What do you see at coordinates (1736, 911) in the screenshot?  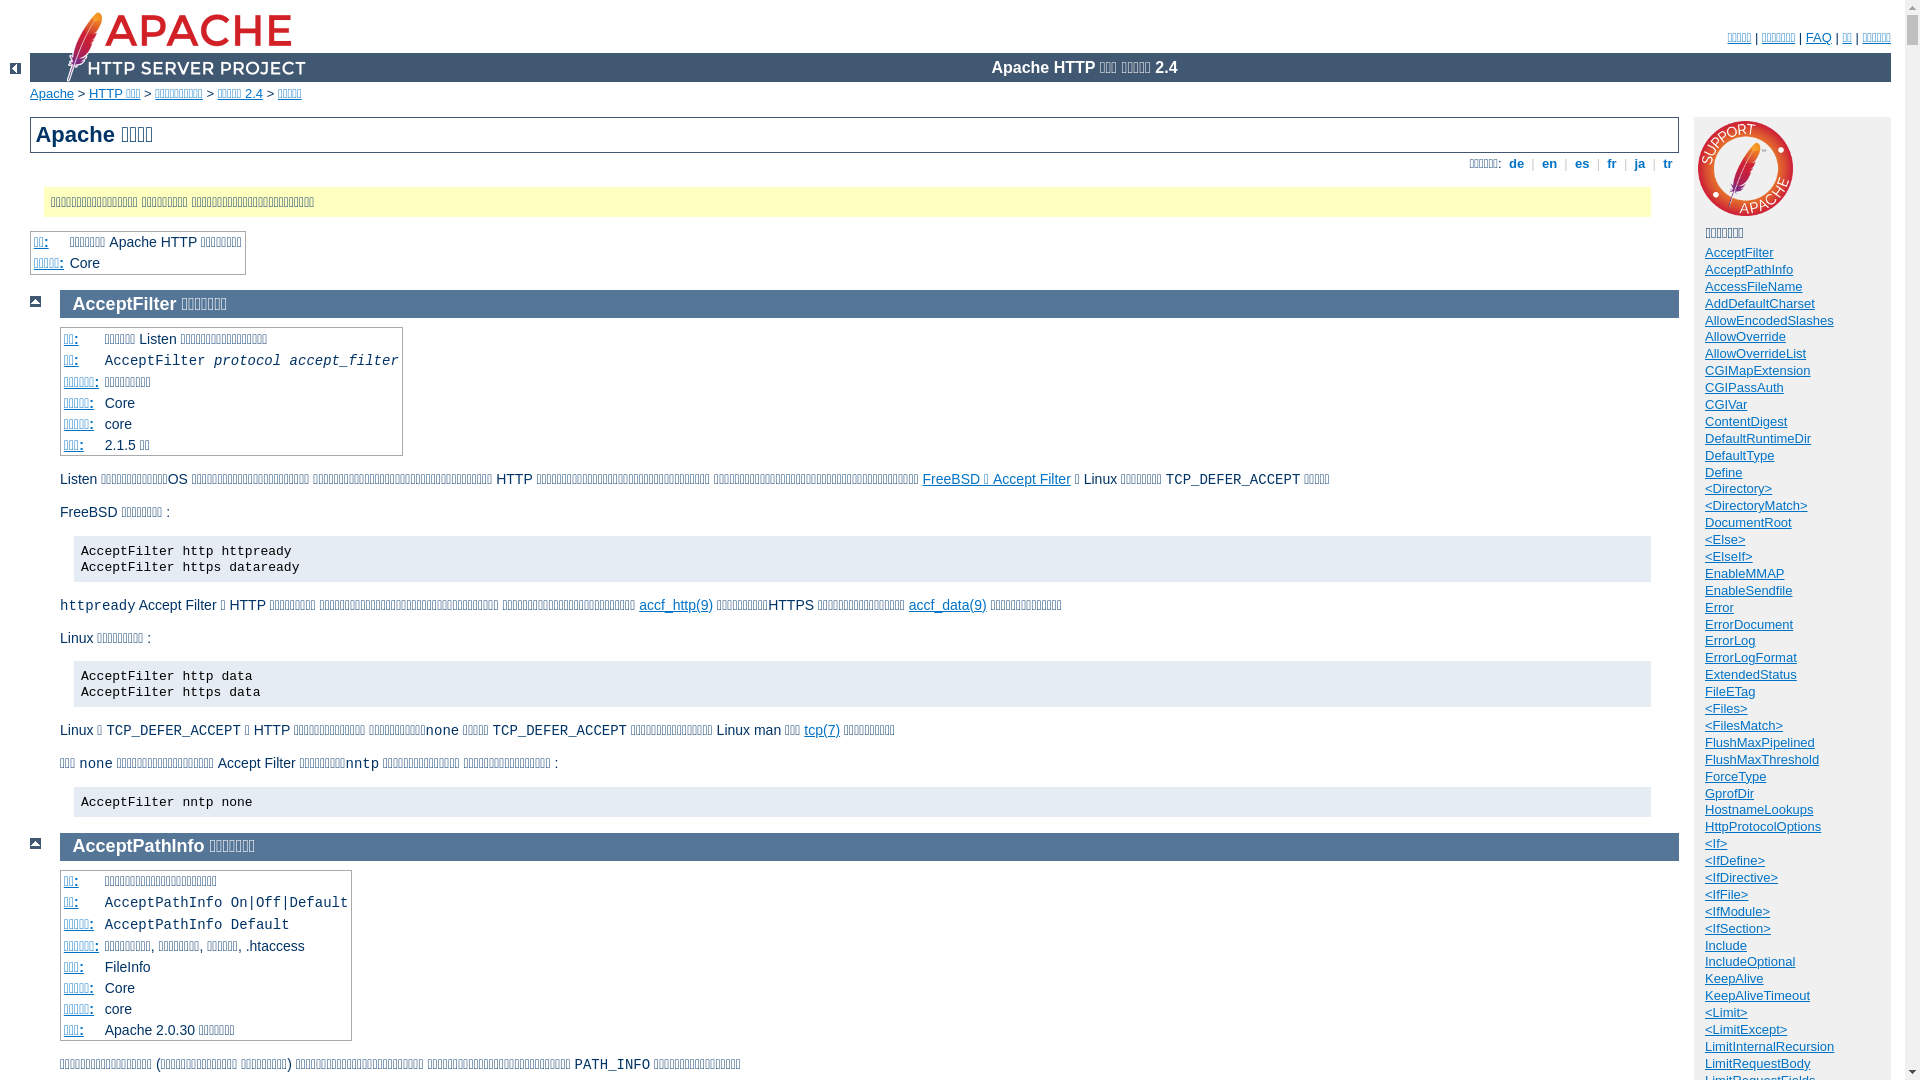 I see `'<IfModule>'` at bounding box center [1736, 911].